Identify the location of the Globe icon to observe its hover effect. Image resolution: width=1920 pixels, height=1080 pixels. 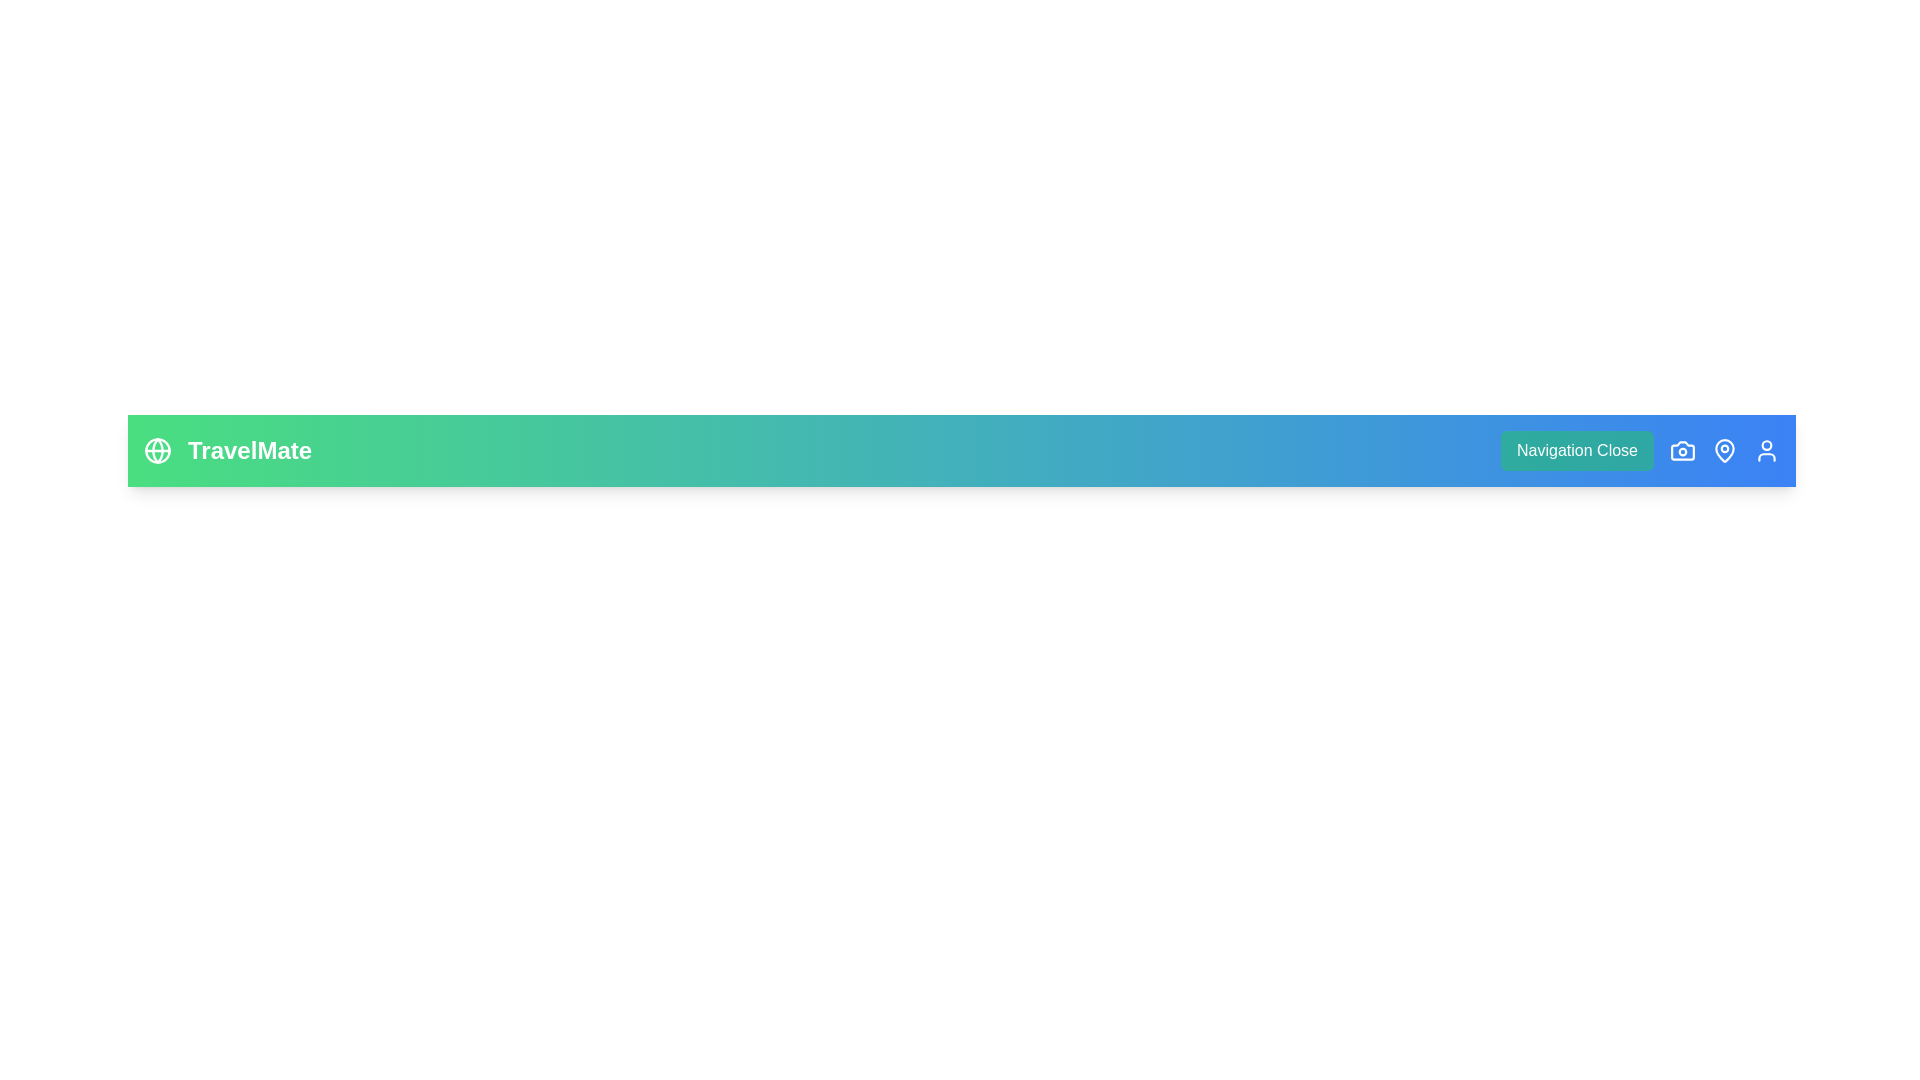
(157, 451).